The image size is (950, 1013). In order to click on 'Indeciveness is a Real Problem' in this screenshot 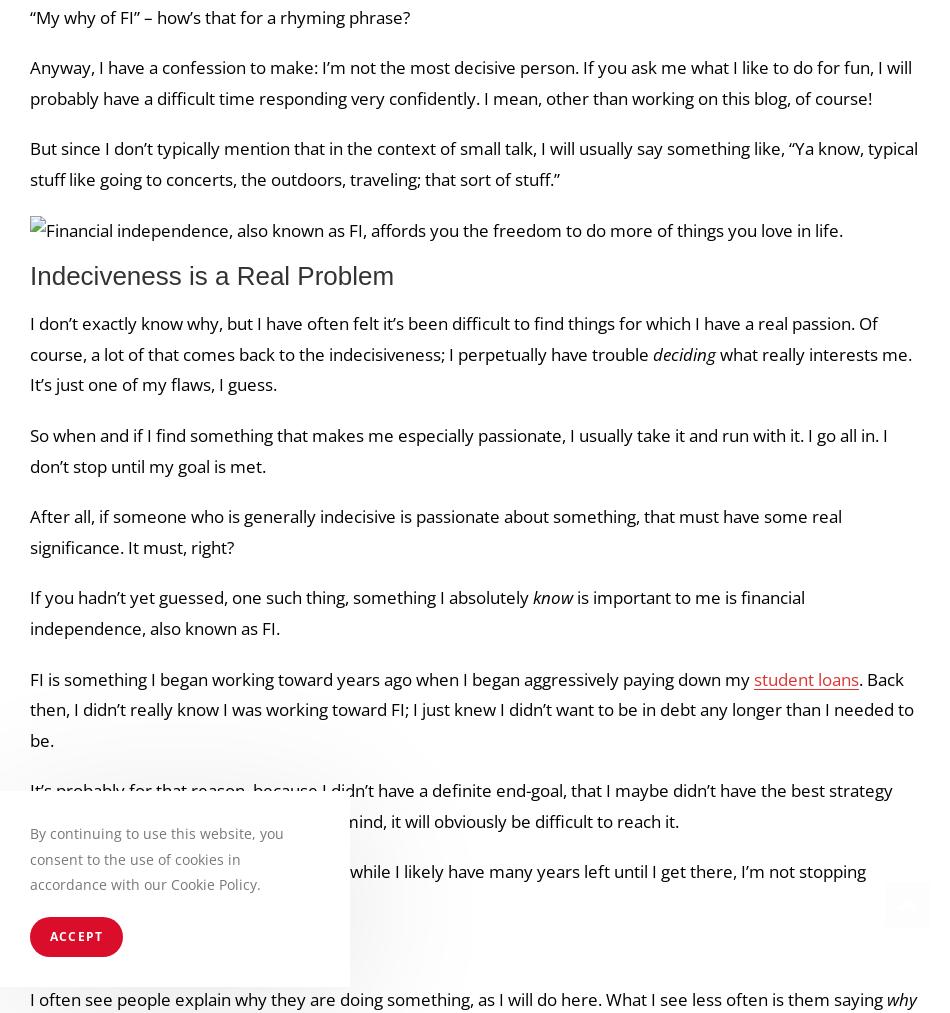, I will do `click(212, 275)`.